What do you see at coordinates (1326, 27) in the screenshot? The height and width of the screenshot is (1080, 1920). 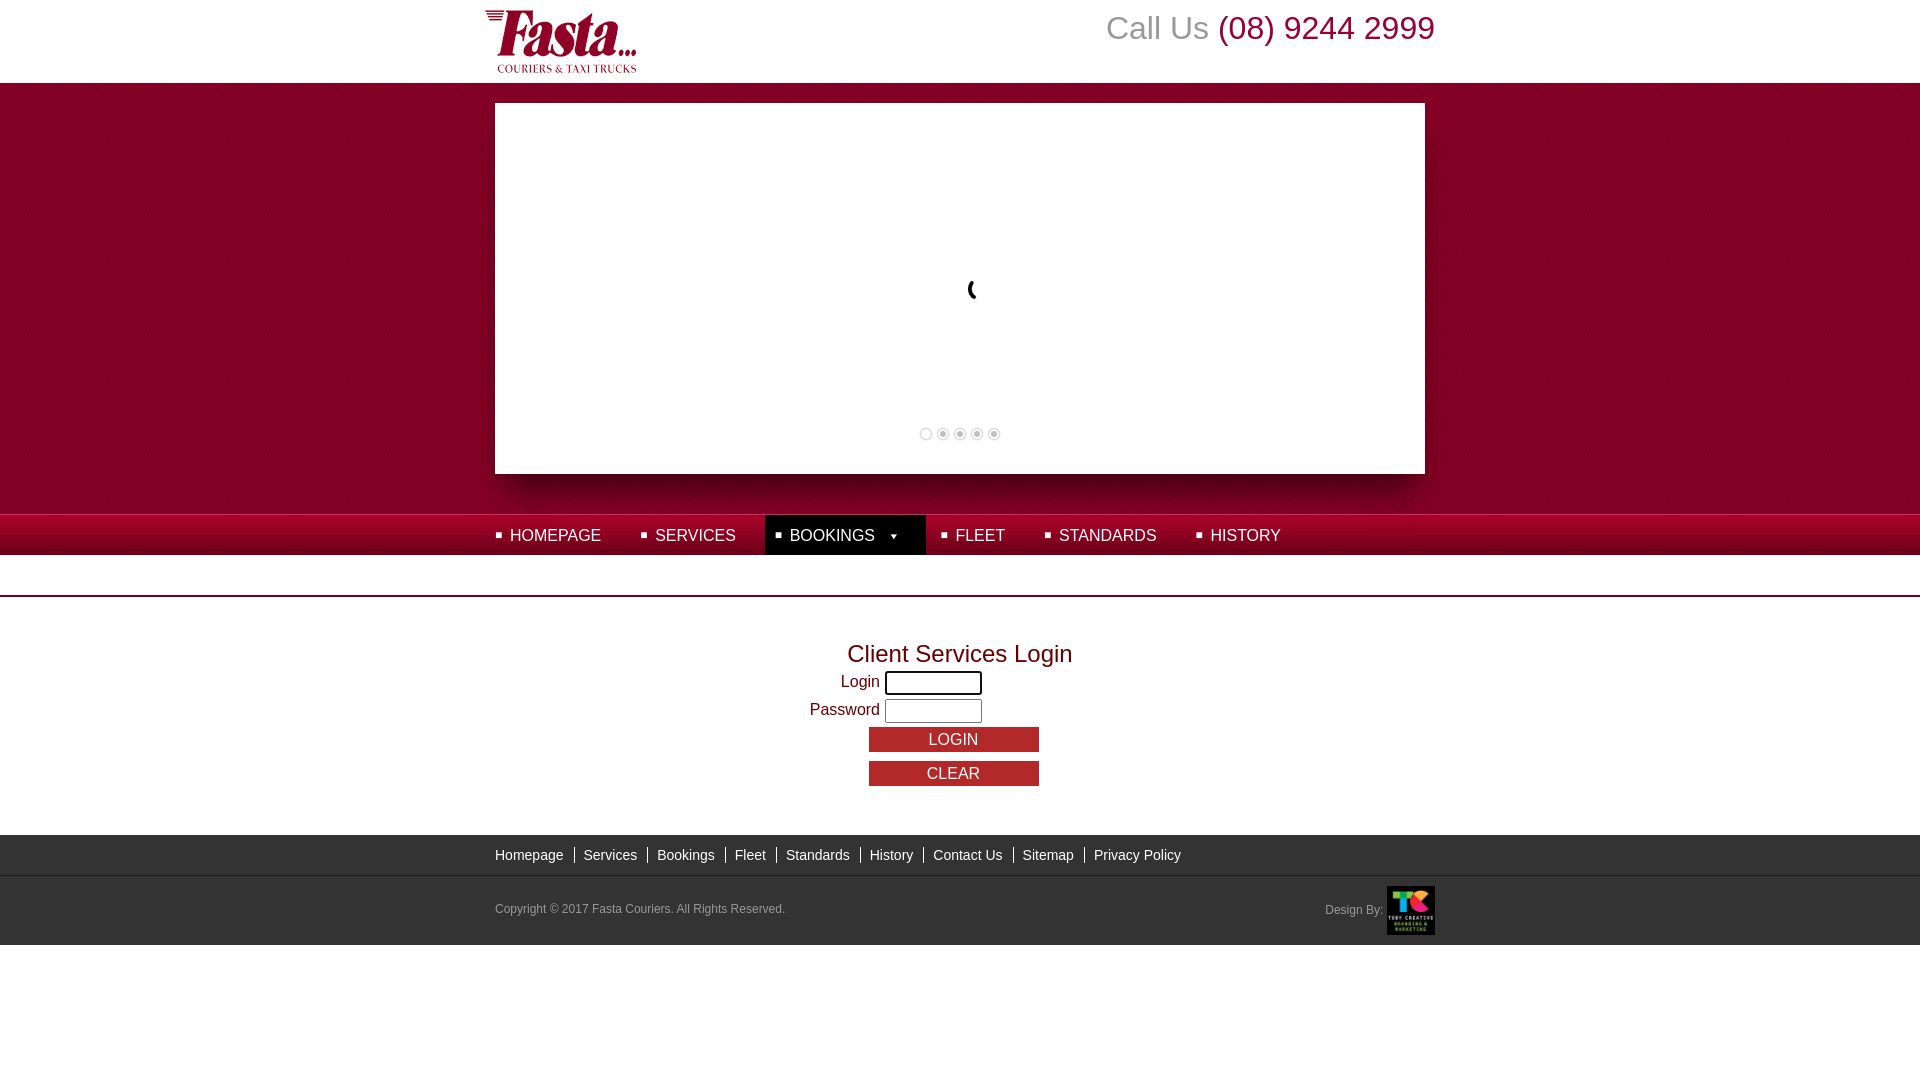 I see `'(08) 9244 2999'` at bounding box center [1326, 27].